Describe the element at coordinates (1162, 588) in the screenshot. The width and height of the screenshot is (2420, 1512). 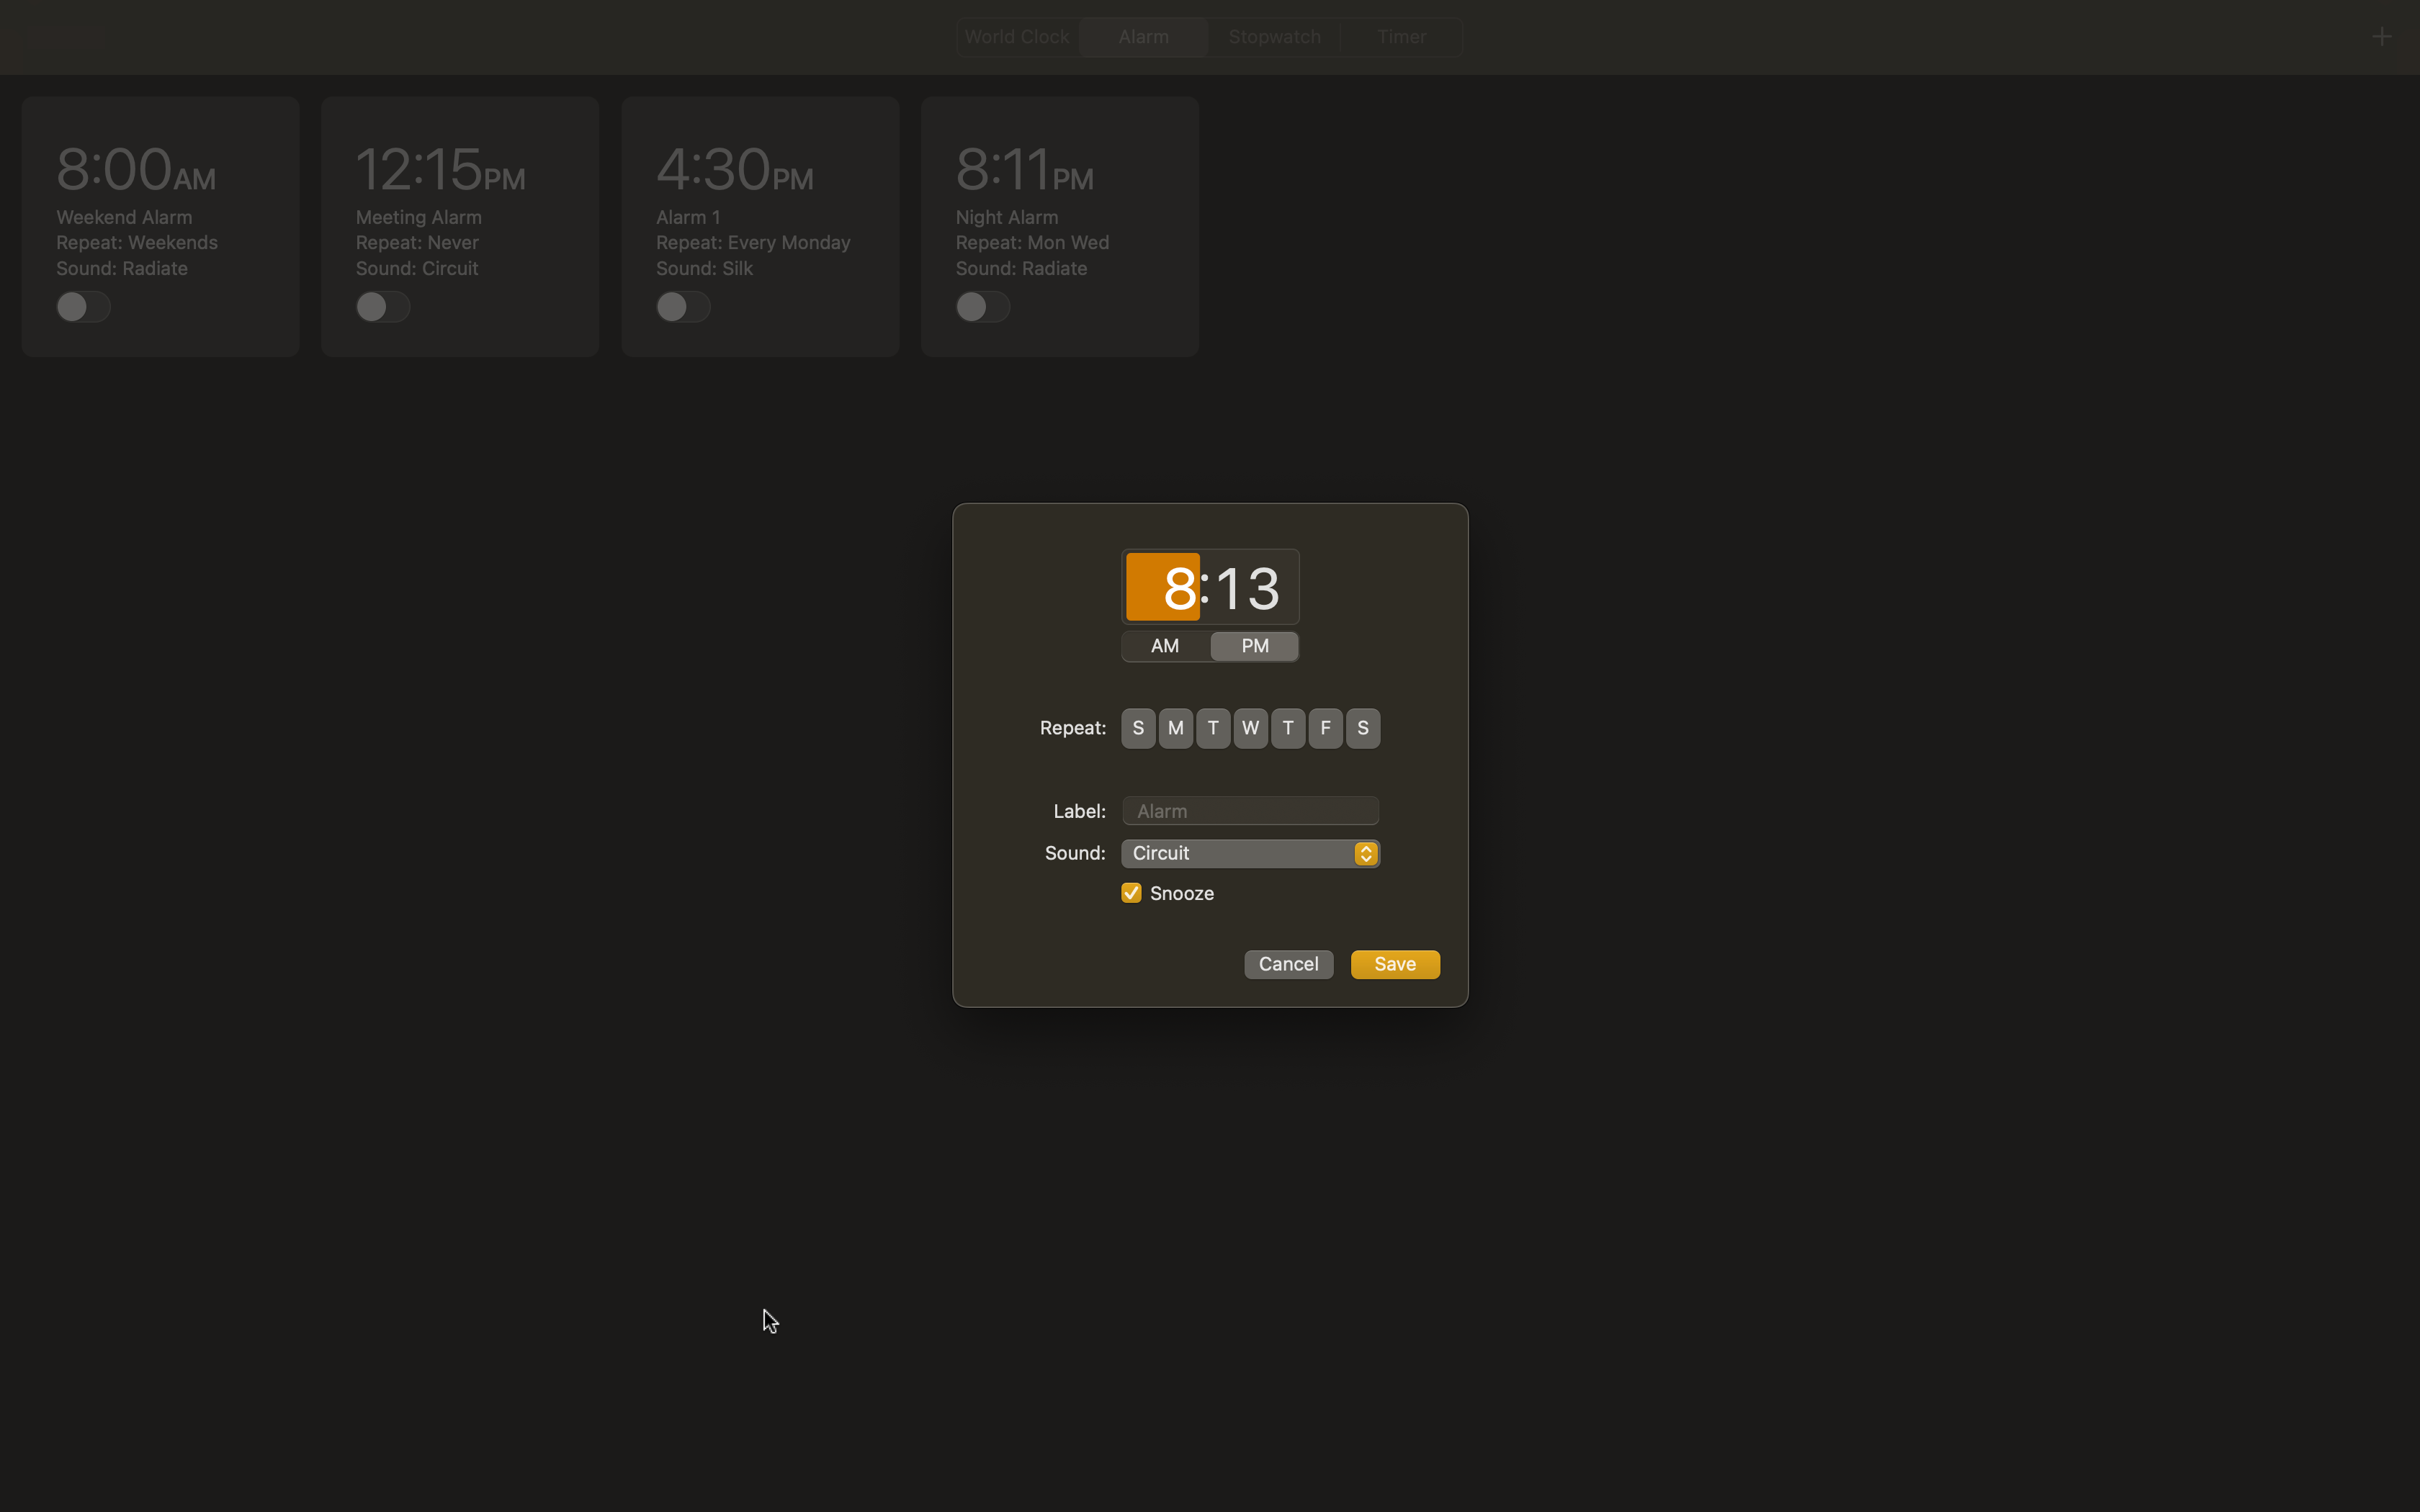
I see `hours as 7 and minutes as 45` at that location.